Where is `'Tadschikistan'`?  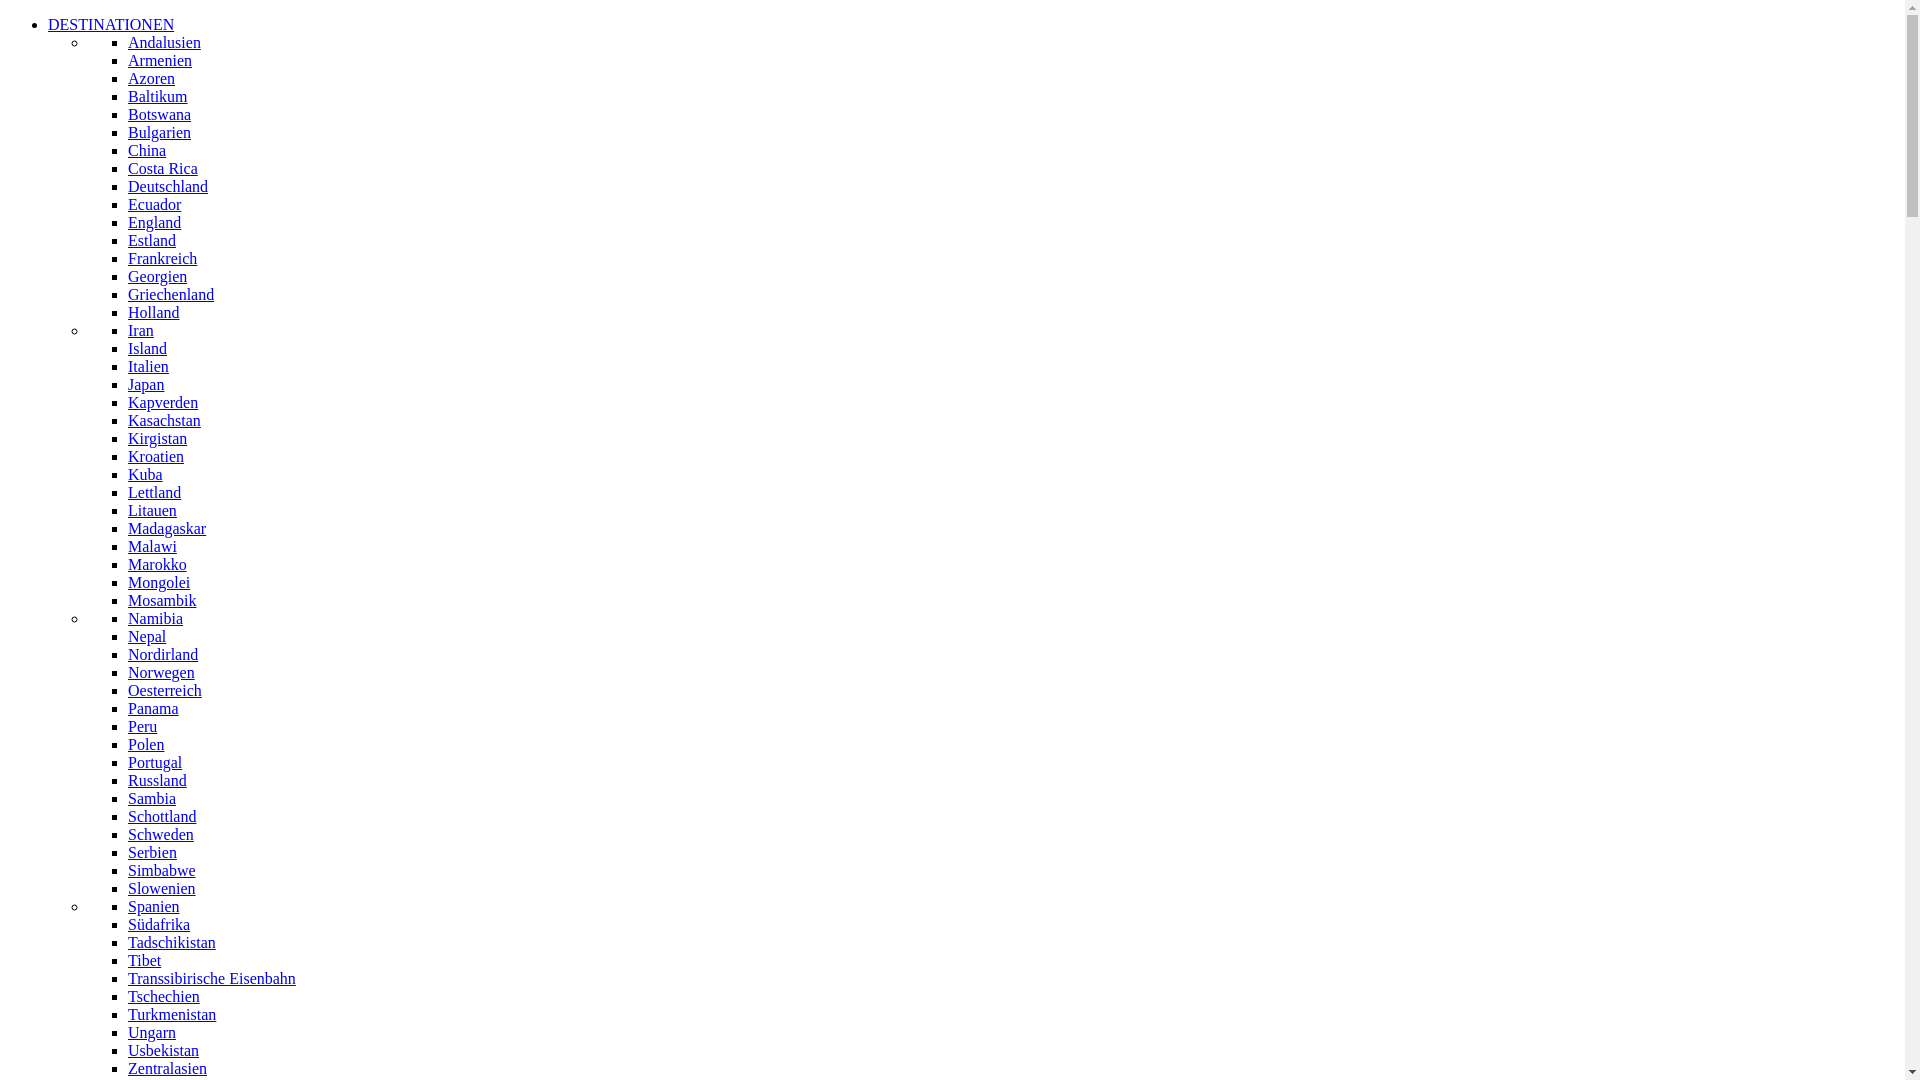
'Tadschikistan' is located at coordinates (172, 942).